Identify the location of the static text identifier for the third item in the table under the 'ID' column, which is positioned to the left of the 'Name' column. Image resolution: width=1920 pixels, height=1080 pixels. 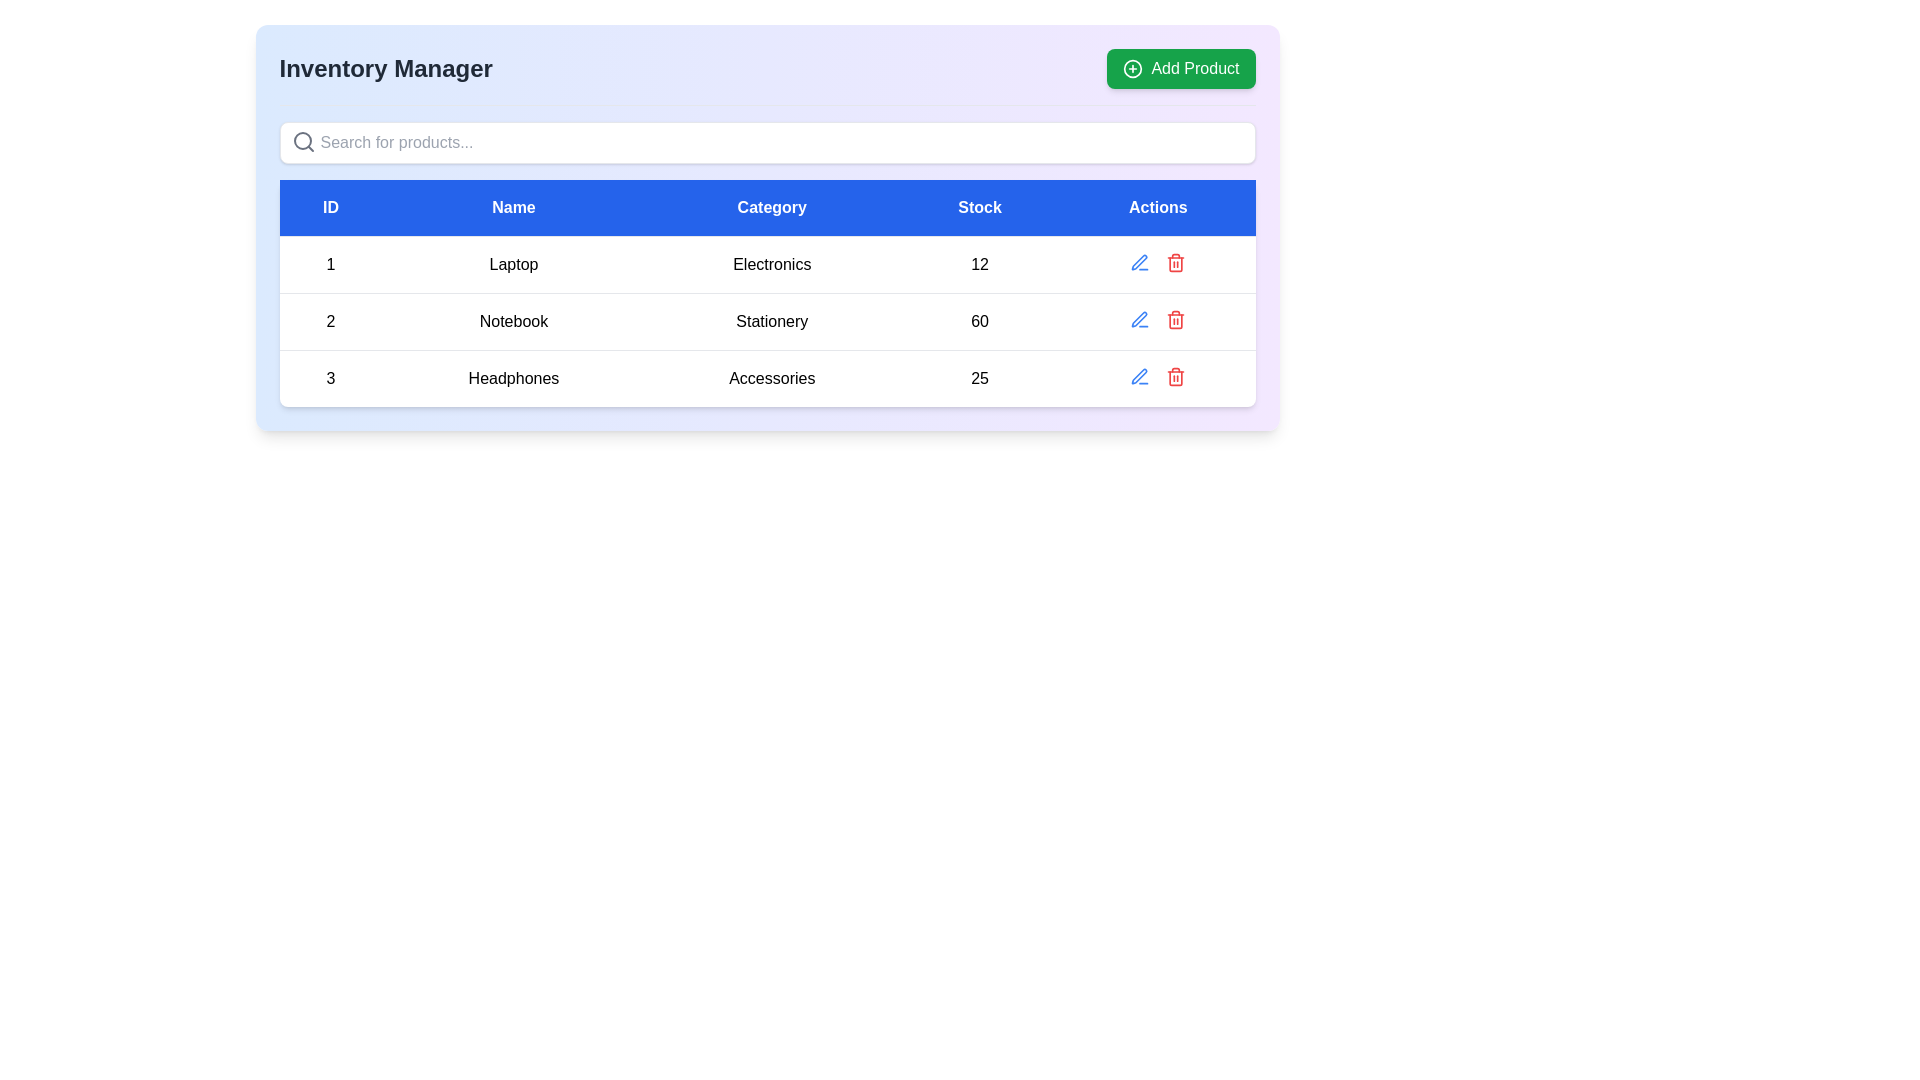
(331, 378).